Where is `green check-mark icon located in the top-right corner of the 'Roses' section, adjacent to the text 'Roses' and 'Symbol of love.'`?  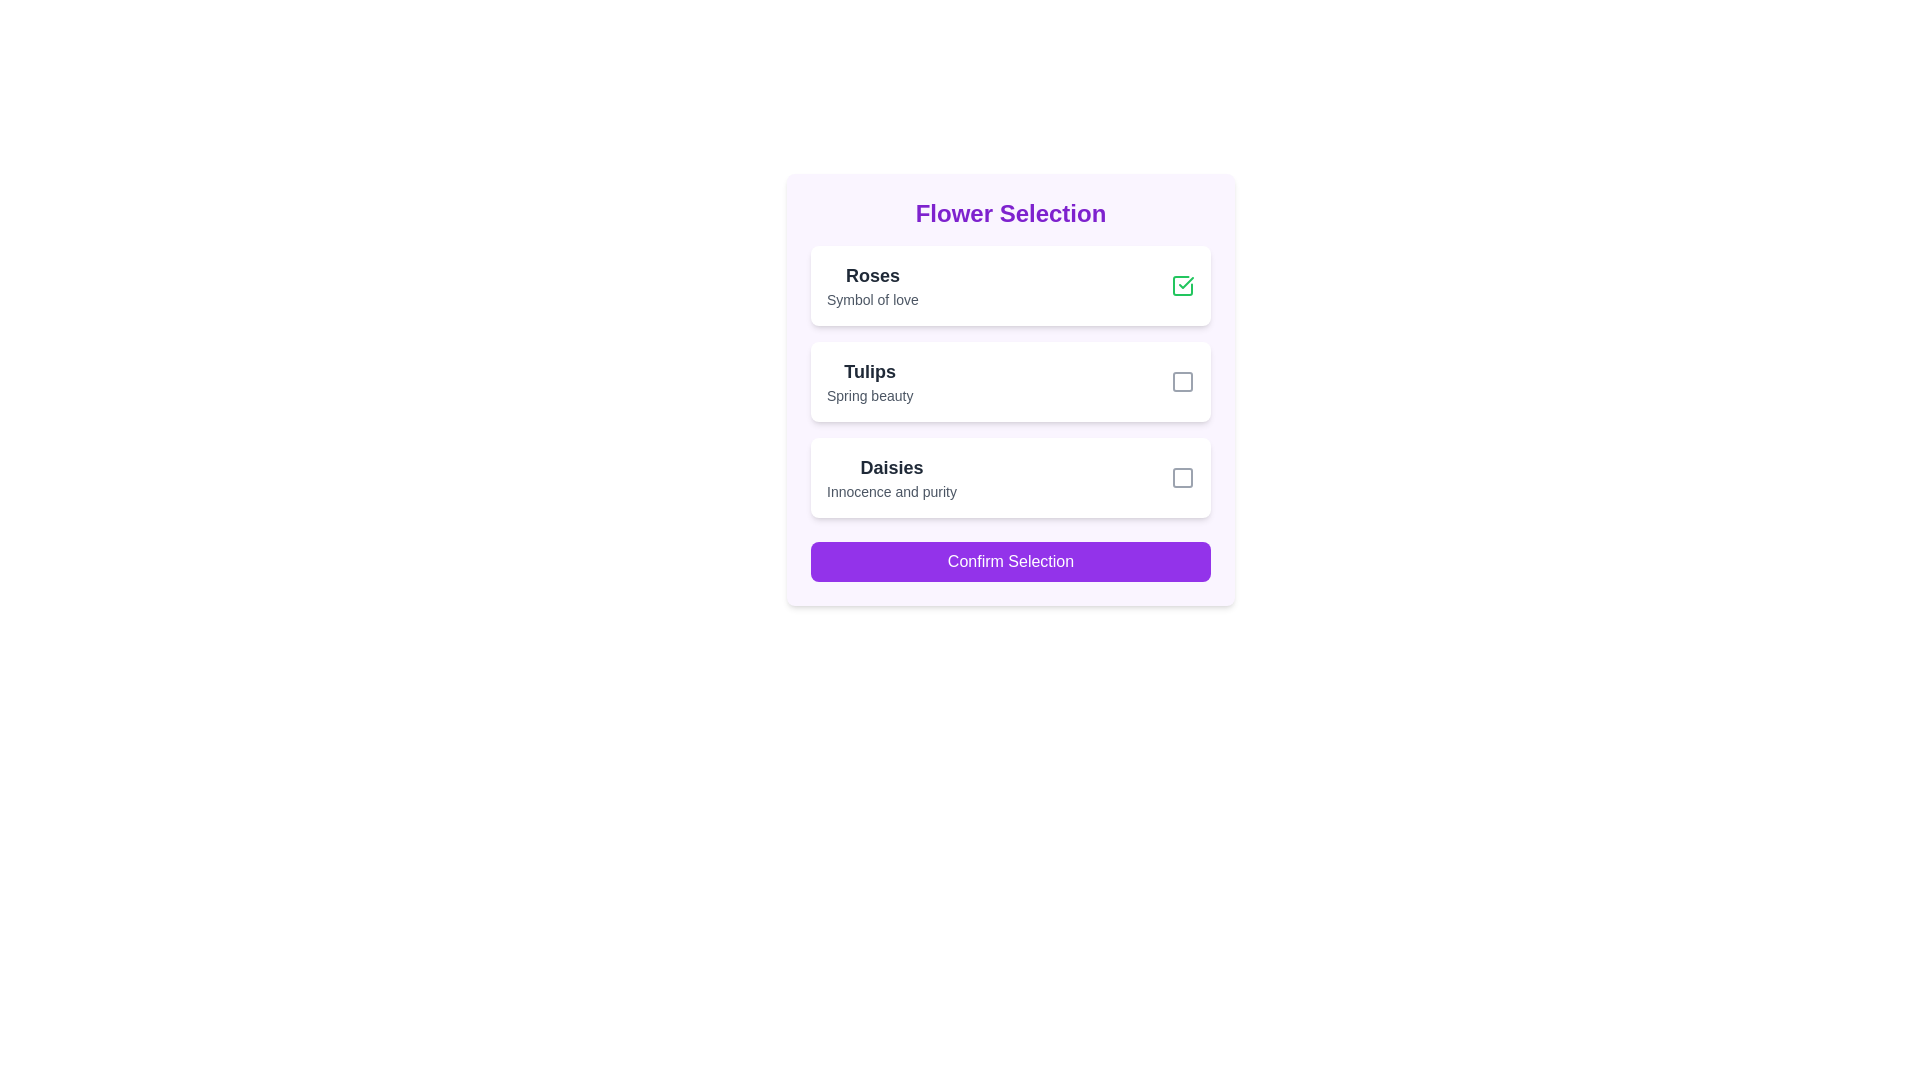
green check-mark icon located in the top-right corner of the 'Roses' section, adjacent to the text 'Roses' and 'Symbol of love.' is located at coordinates (1182, 285).